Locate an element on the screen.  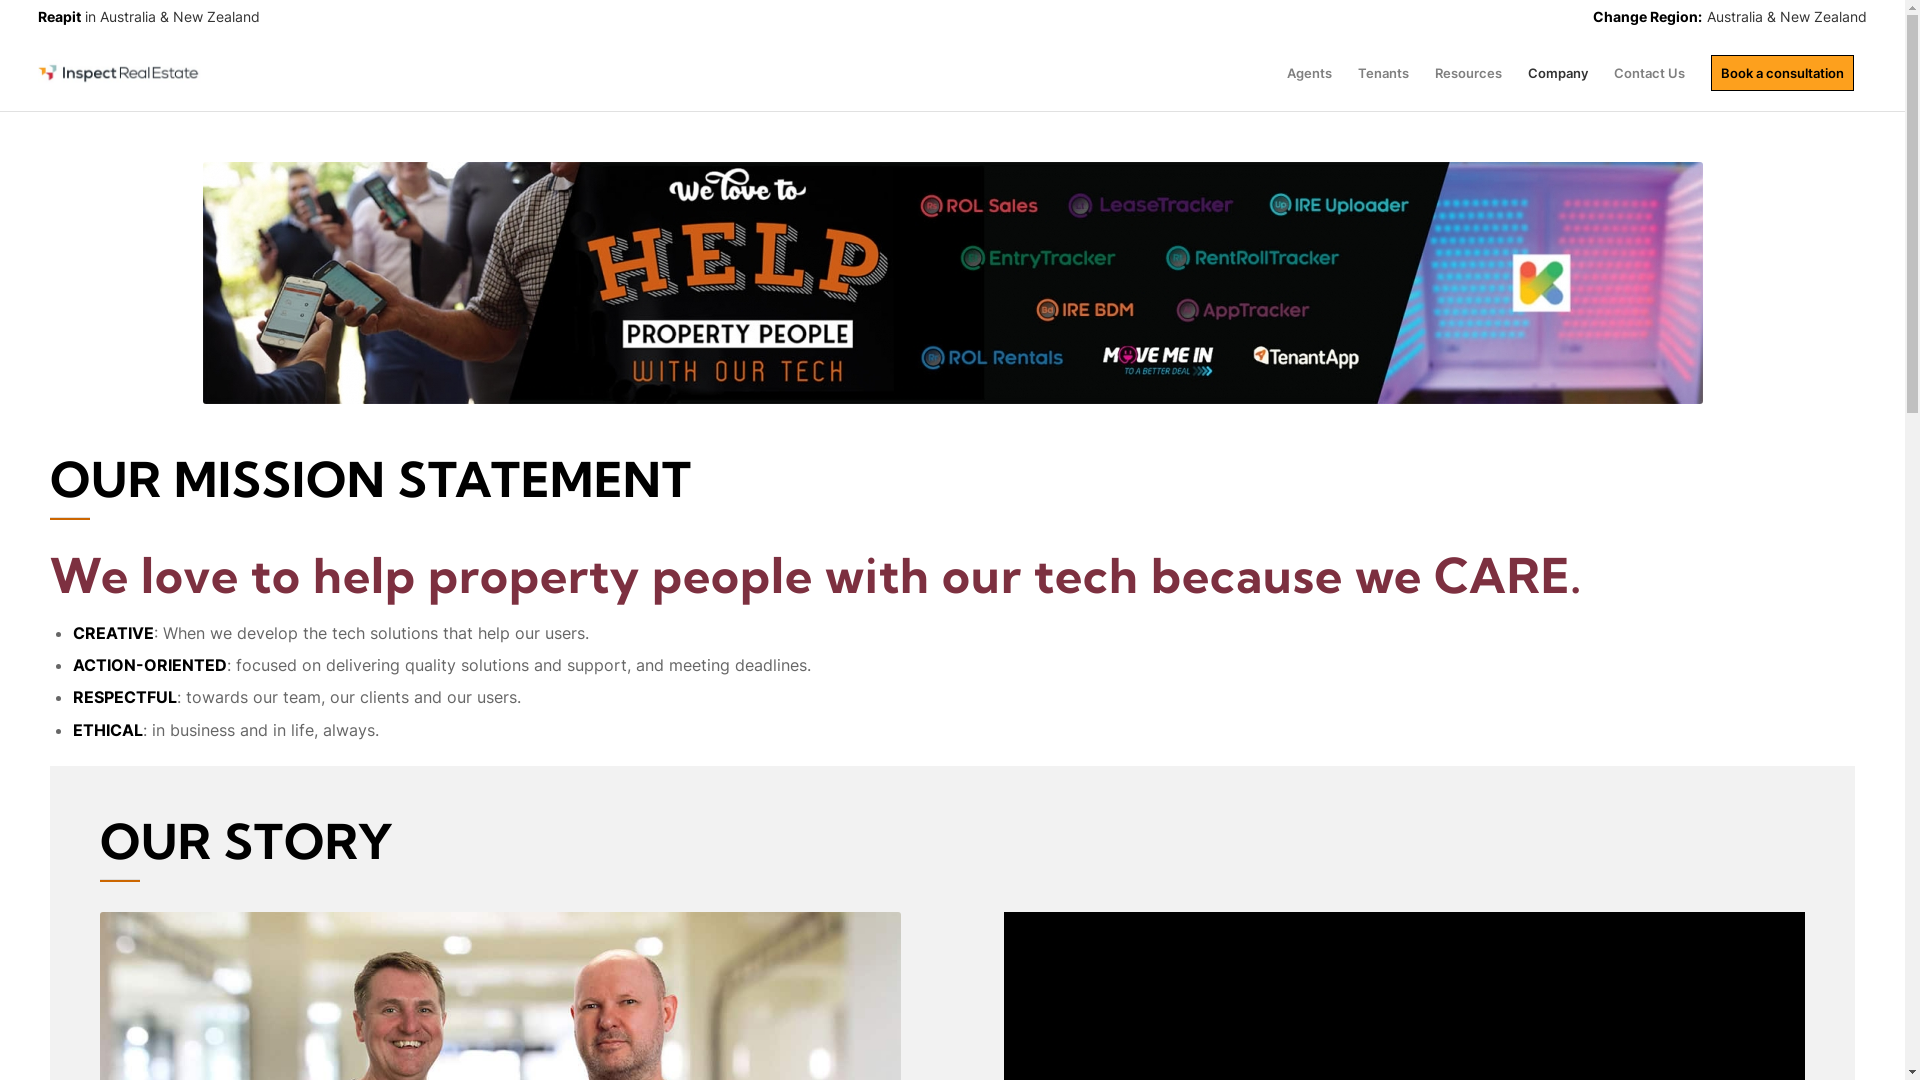
'Inspect Real Estate RGBwebsite' is located at coordinates (118, 72).